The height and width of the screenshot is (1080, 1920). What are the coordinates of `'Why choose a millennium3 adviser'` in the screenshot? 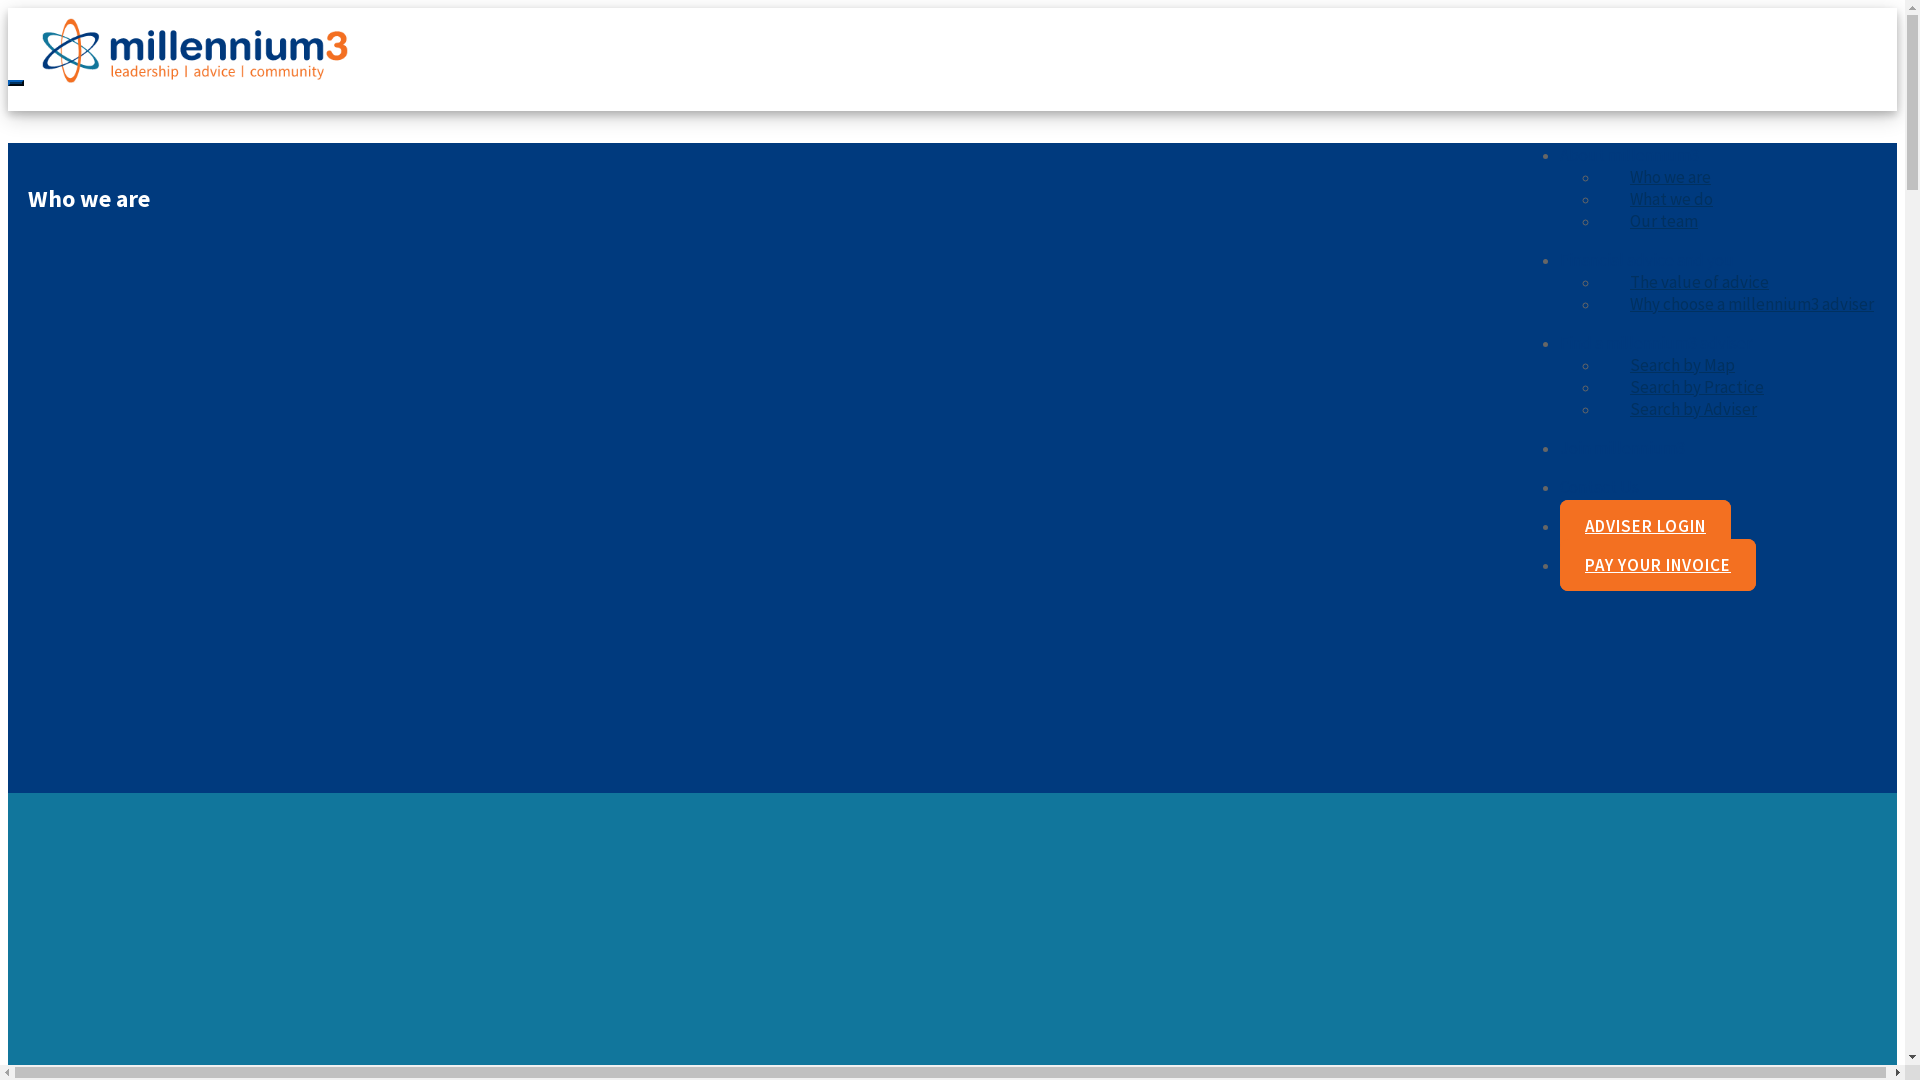 It's located at (1751, 304).